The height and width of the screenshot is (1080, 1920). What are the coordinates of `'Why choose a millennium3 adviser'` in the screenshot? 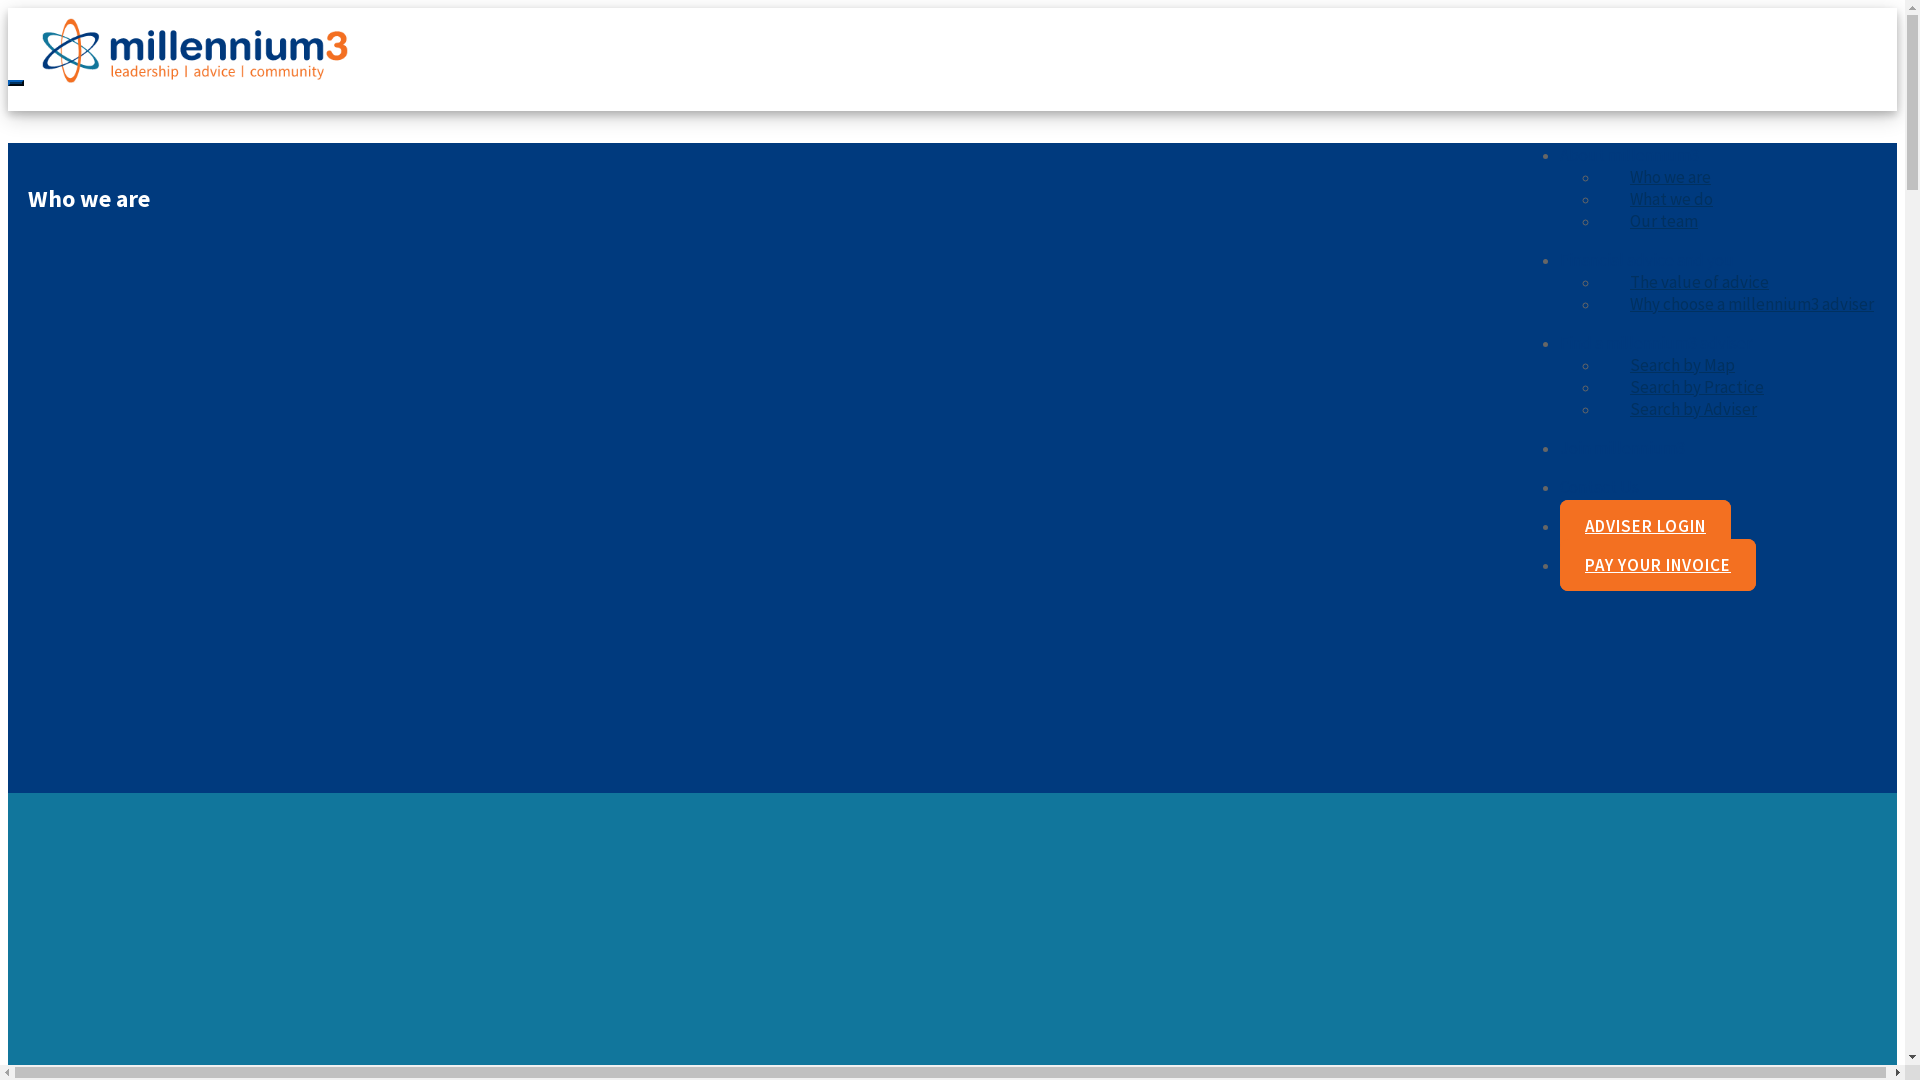 It's located at (1751, 304).